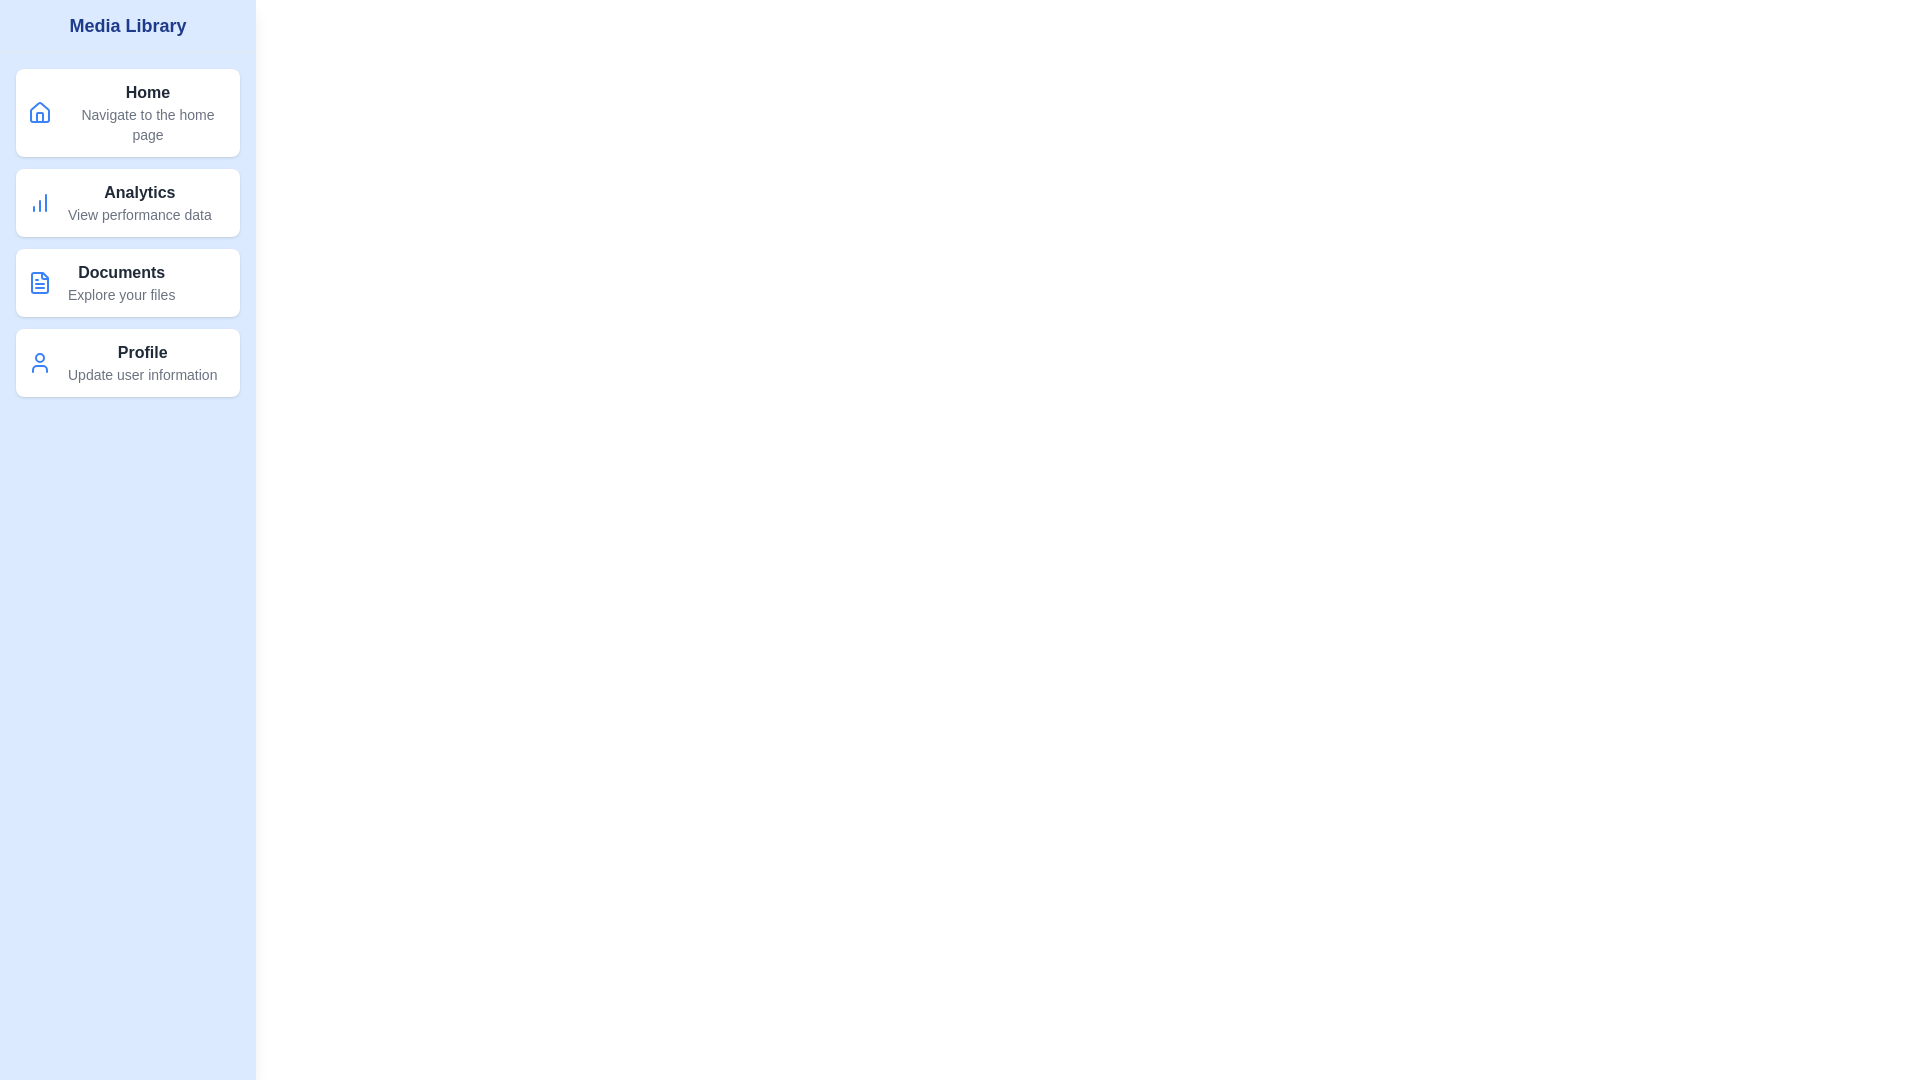  I want to click on the menu item Analytics from the Media Library Drawer, so click(127, 203).